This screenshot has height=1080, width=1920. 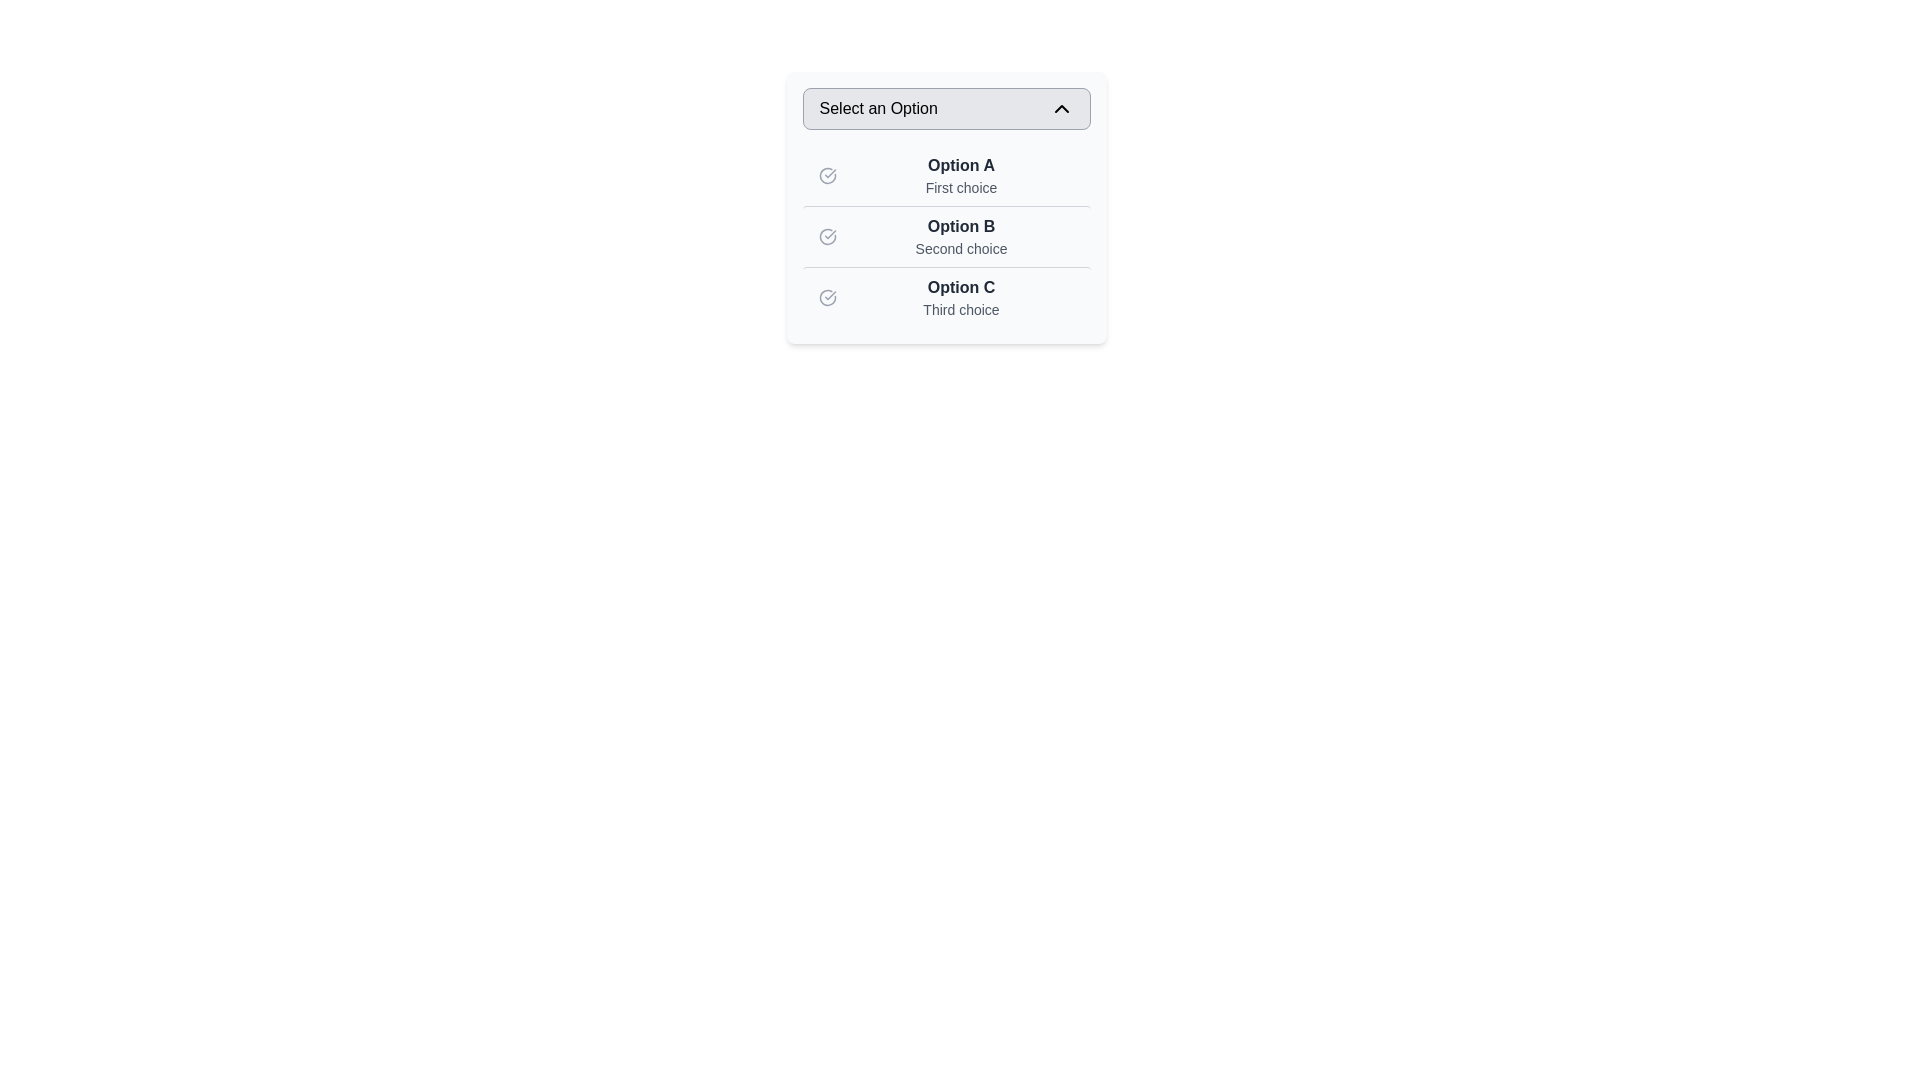 What do you see at coordinates (961, 288) in the screenshot?
I see `the text label representing 'Option C' in the dropdown menu` at bounding box center [961, 288].